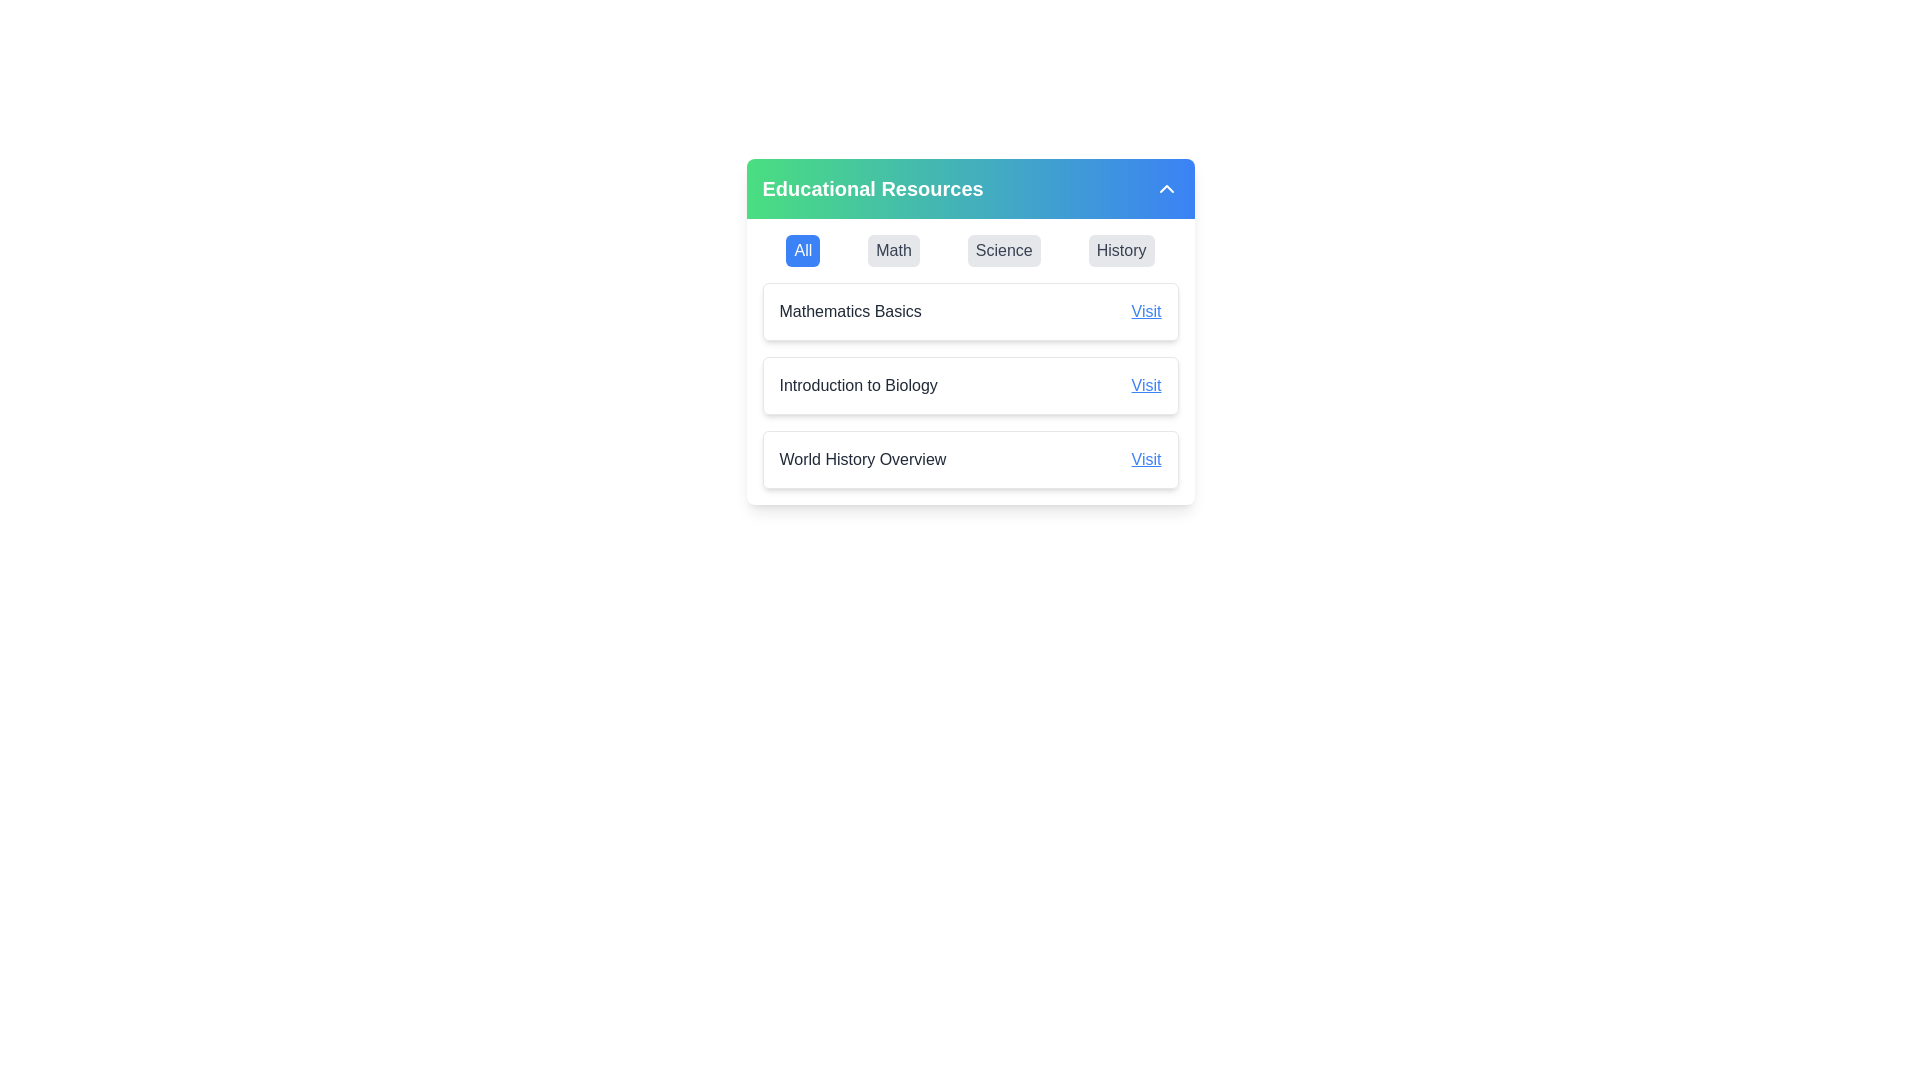 This screenshot has height=1080, width=1920. I want to click on the link related to 'Science' located inside the list item titled 'Introduction to Biology', so click(1146, 385).